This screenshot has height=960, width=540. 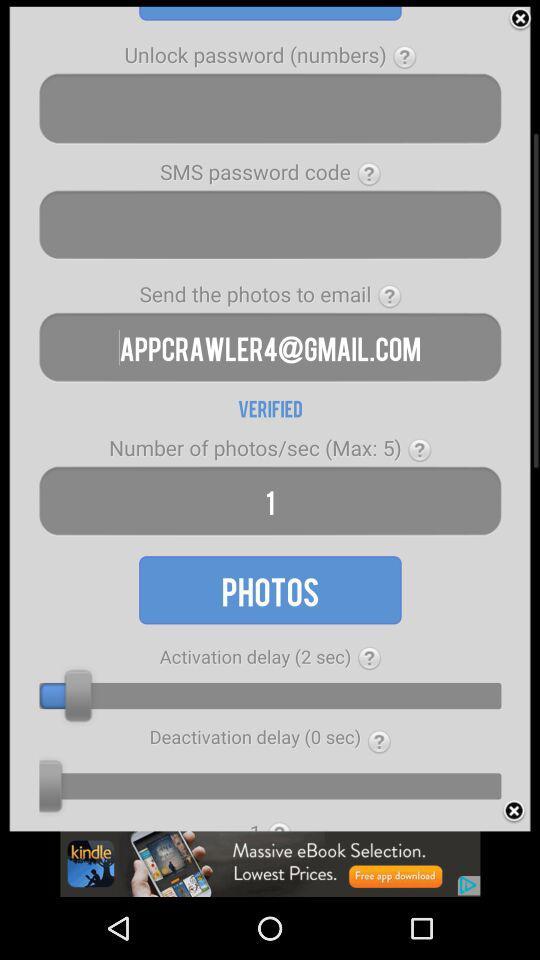 I want to click on the close icon, so click(x=514, y=867).